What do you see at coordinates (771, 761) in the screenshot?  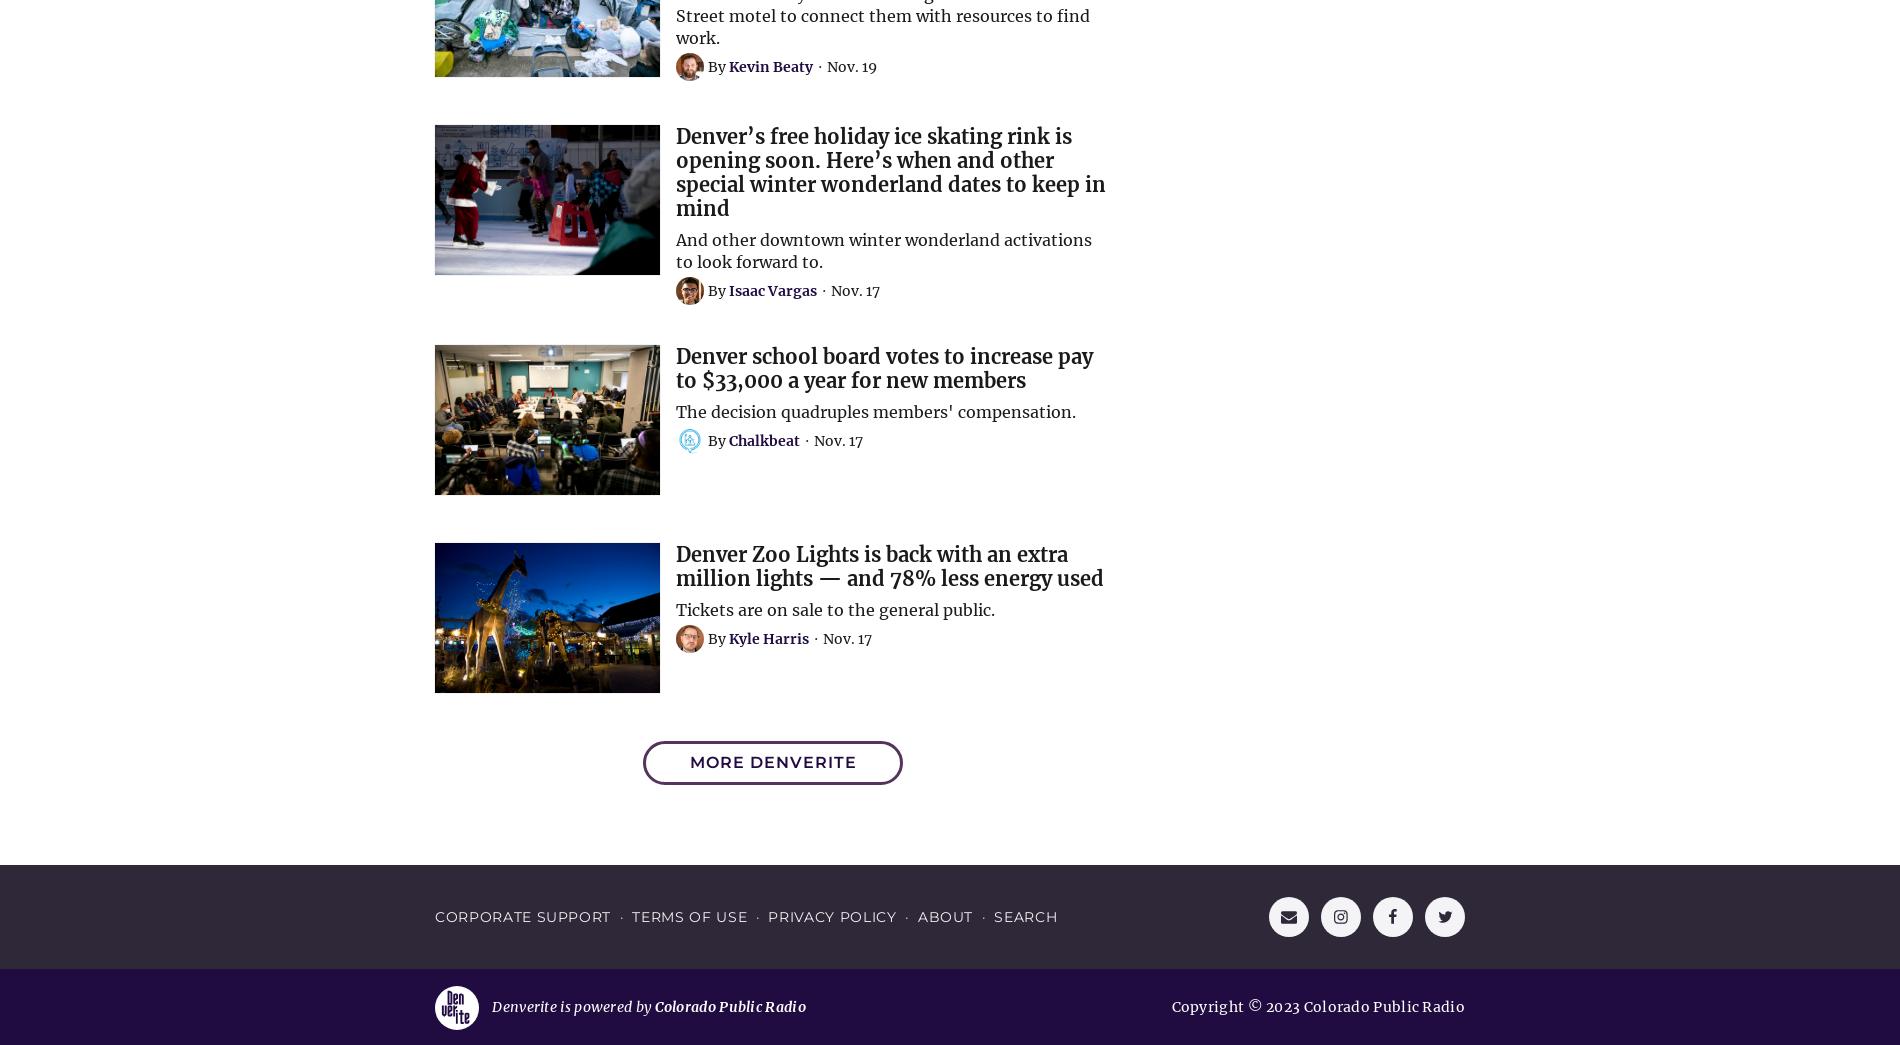 I see `'More Denverite'` at bounding box center [771, 761].